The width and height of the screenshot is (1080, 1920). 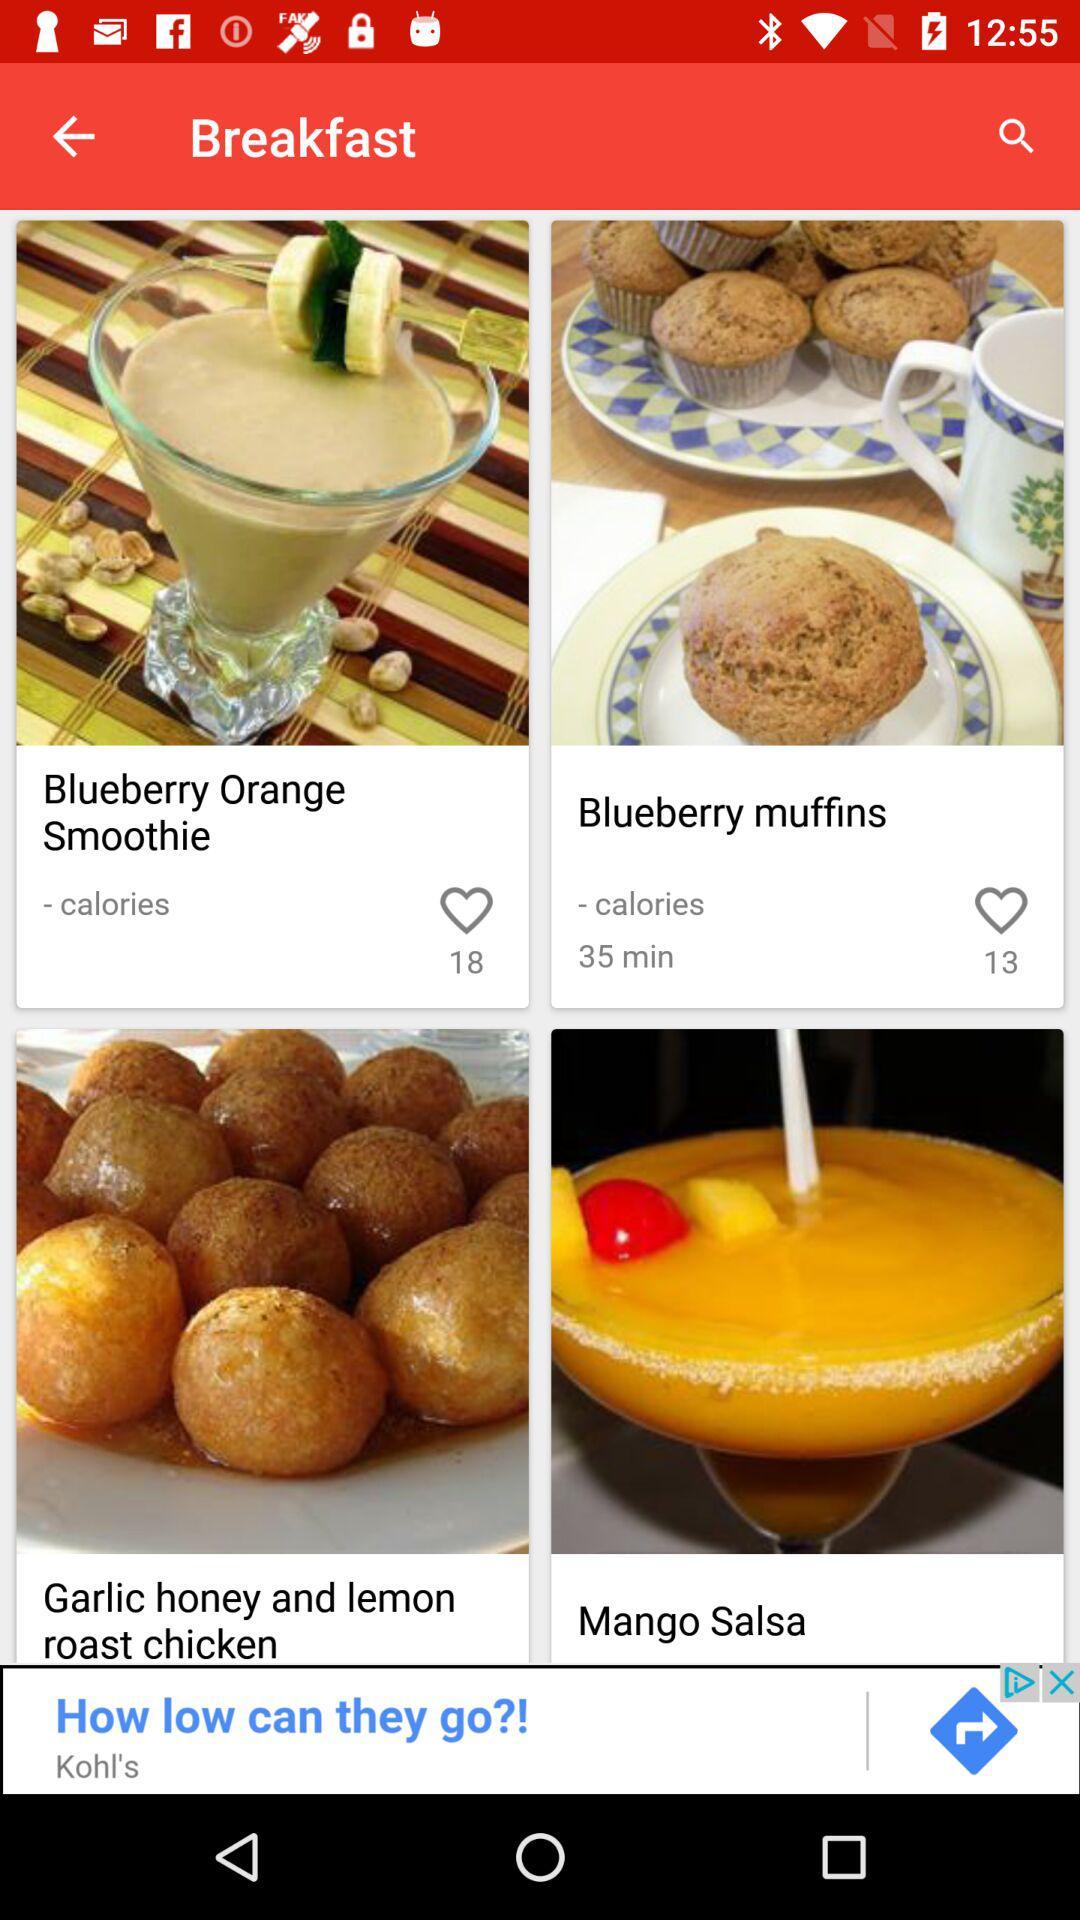 What do you see at coordinates (272, 1291) in the screenshot?
I see `set as favorite` at bounding box center [272, 1291].